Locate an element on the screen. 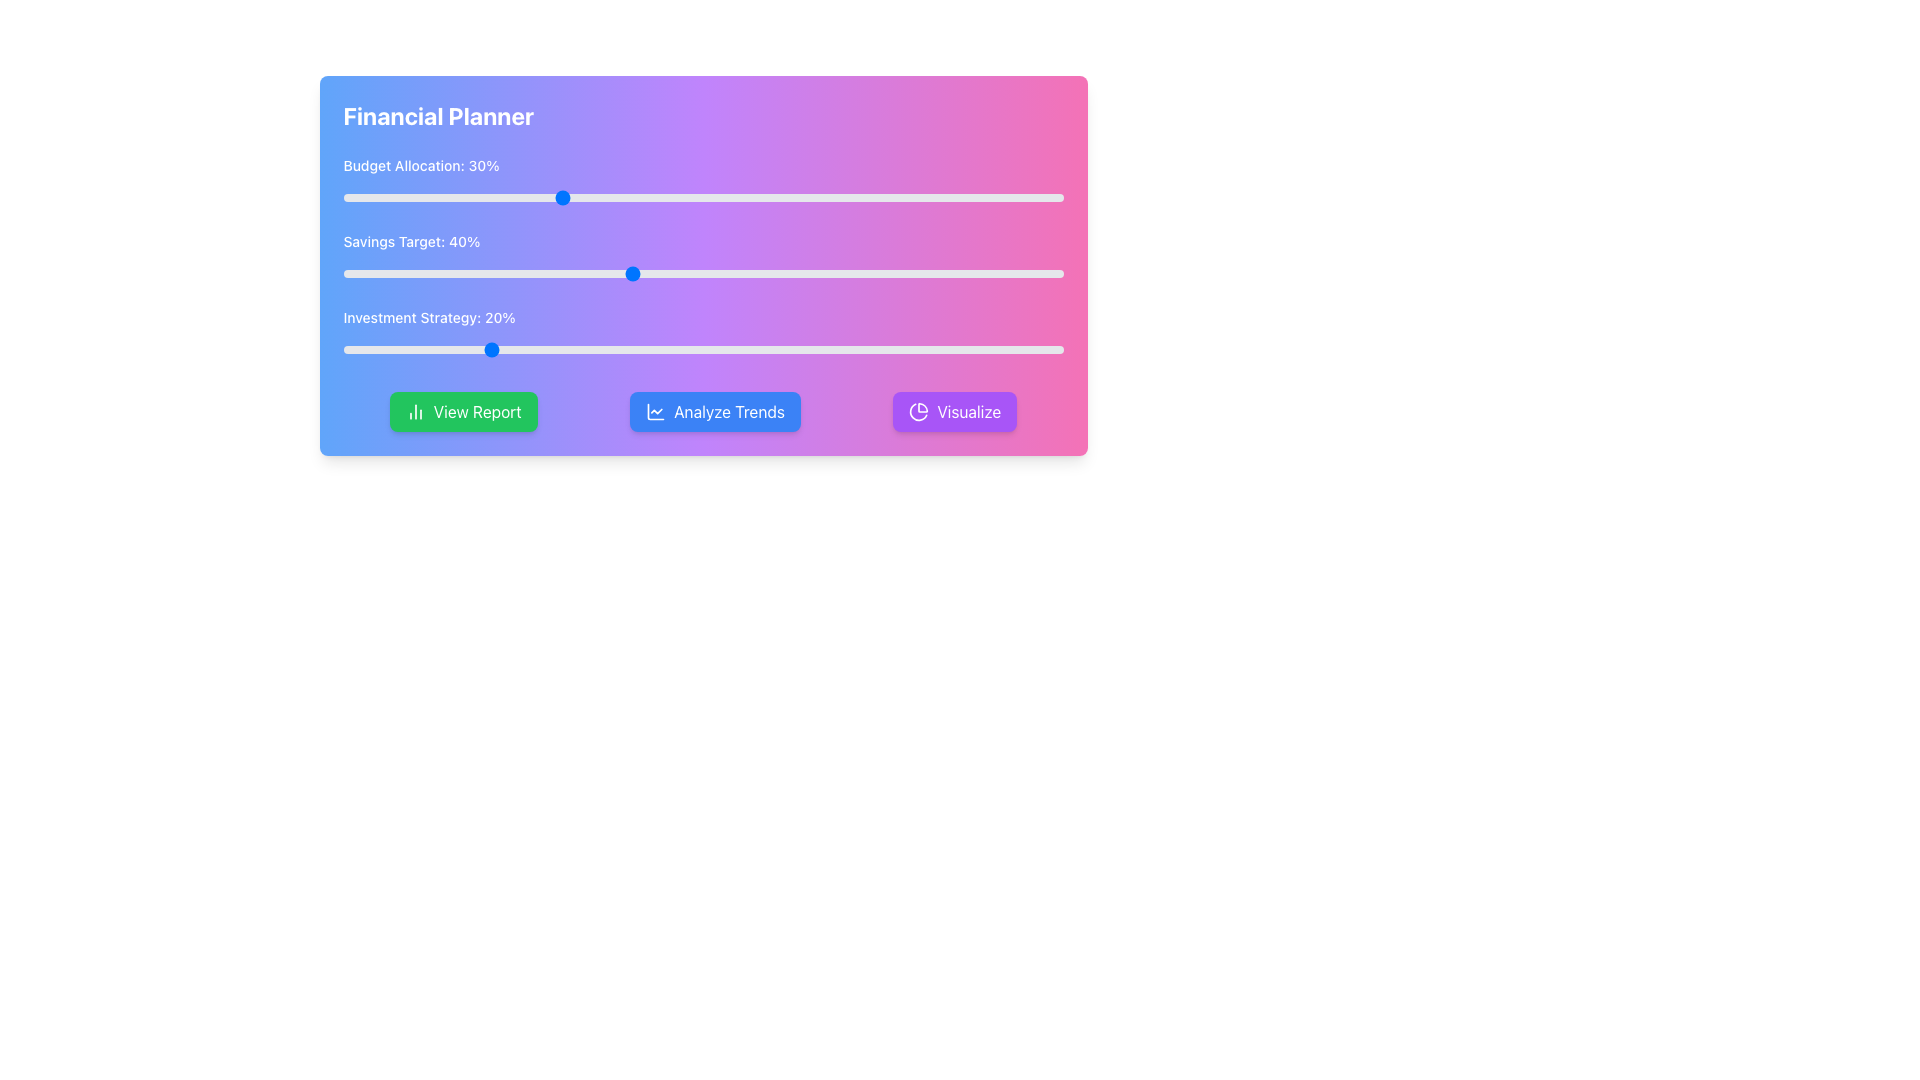 The width and height of the screenshot is (1920, 1080). the savings target is located at coordinates (774, 273).